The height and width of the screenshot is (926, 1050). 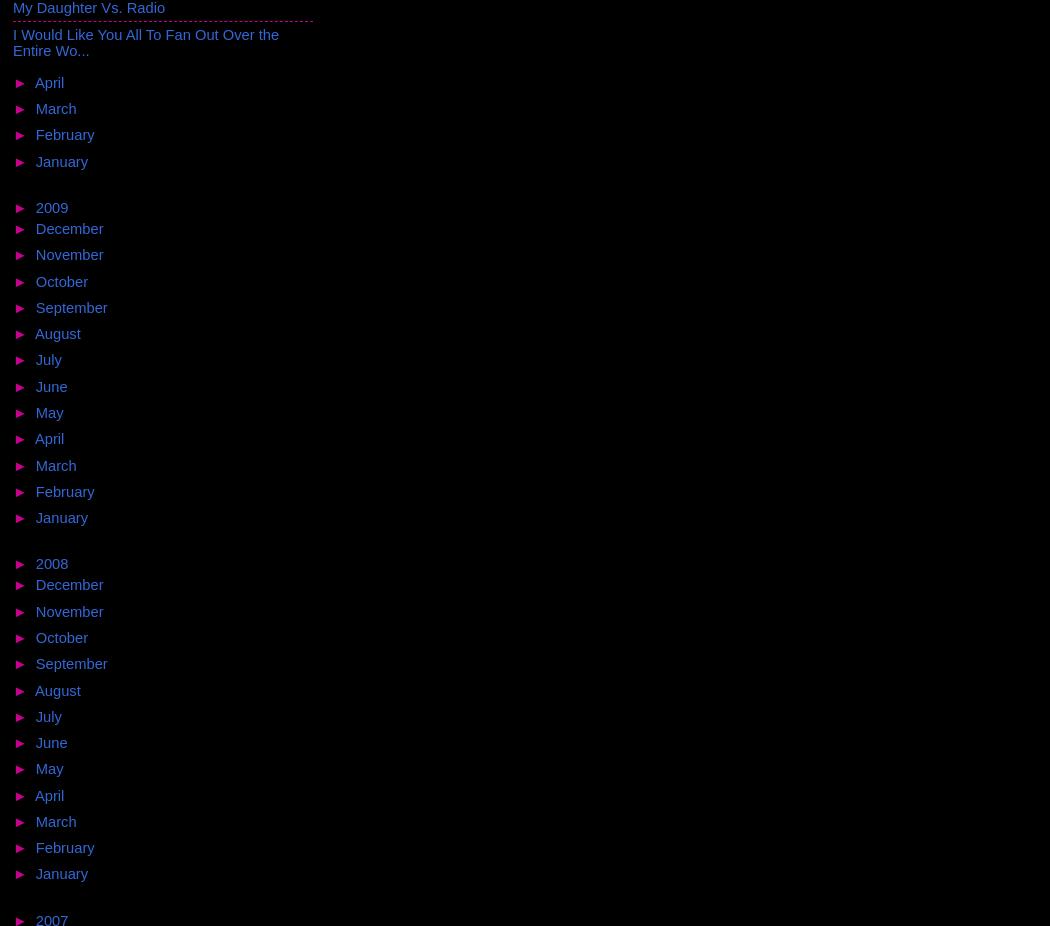 I want to click on '(22)', so click(x=105, y=281).